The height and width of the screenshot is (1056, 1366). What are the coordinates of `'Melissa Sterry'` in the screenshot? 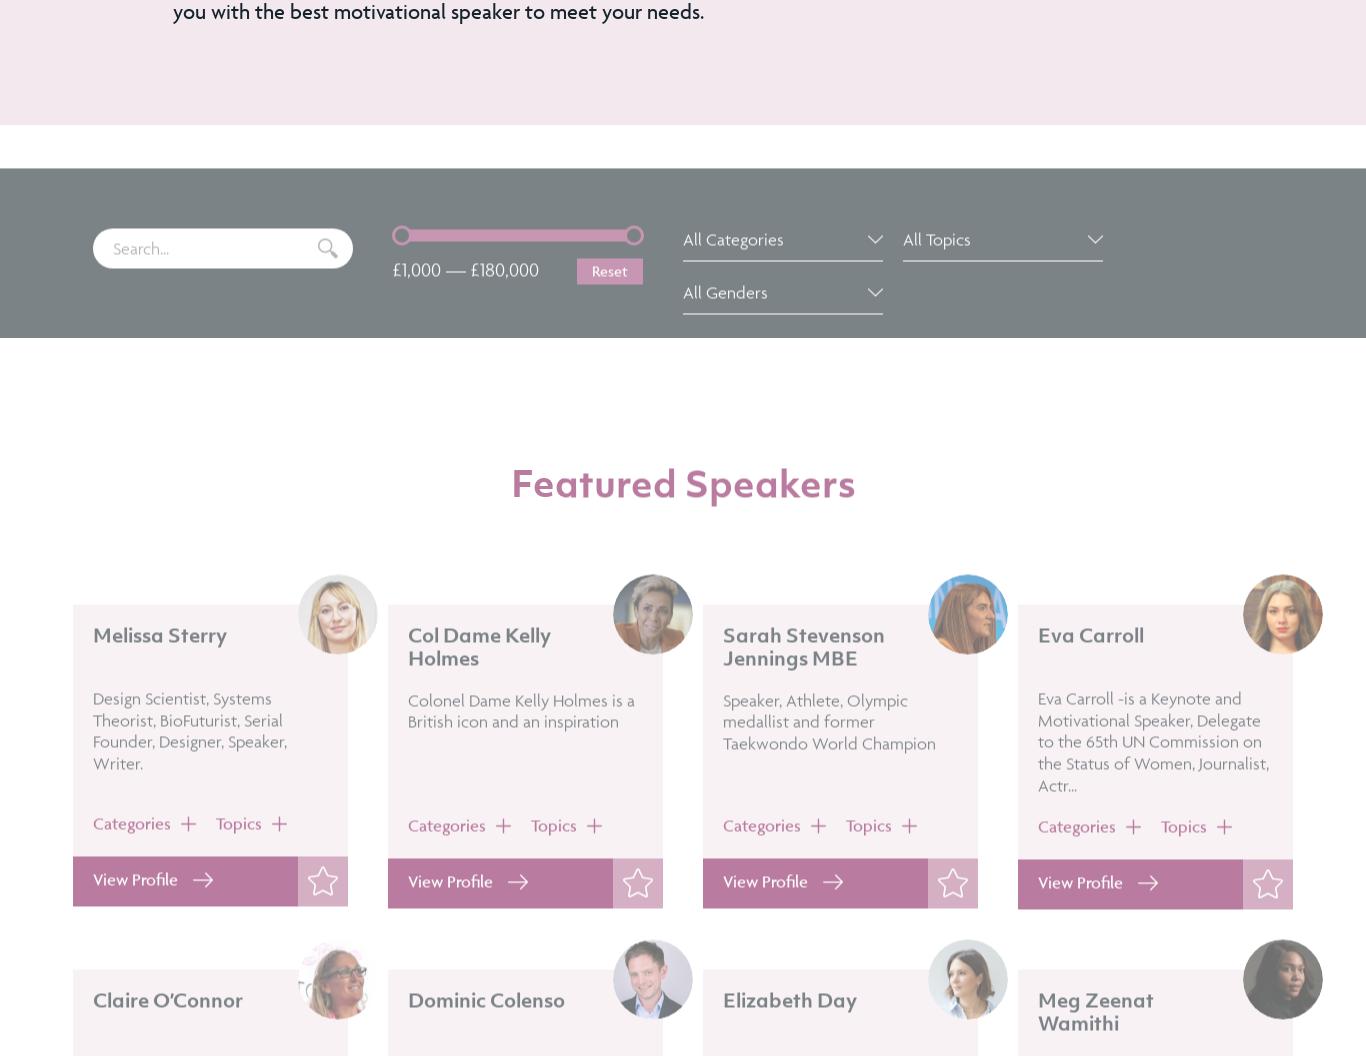 It's located at (158, 691).